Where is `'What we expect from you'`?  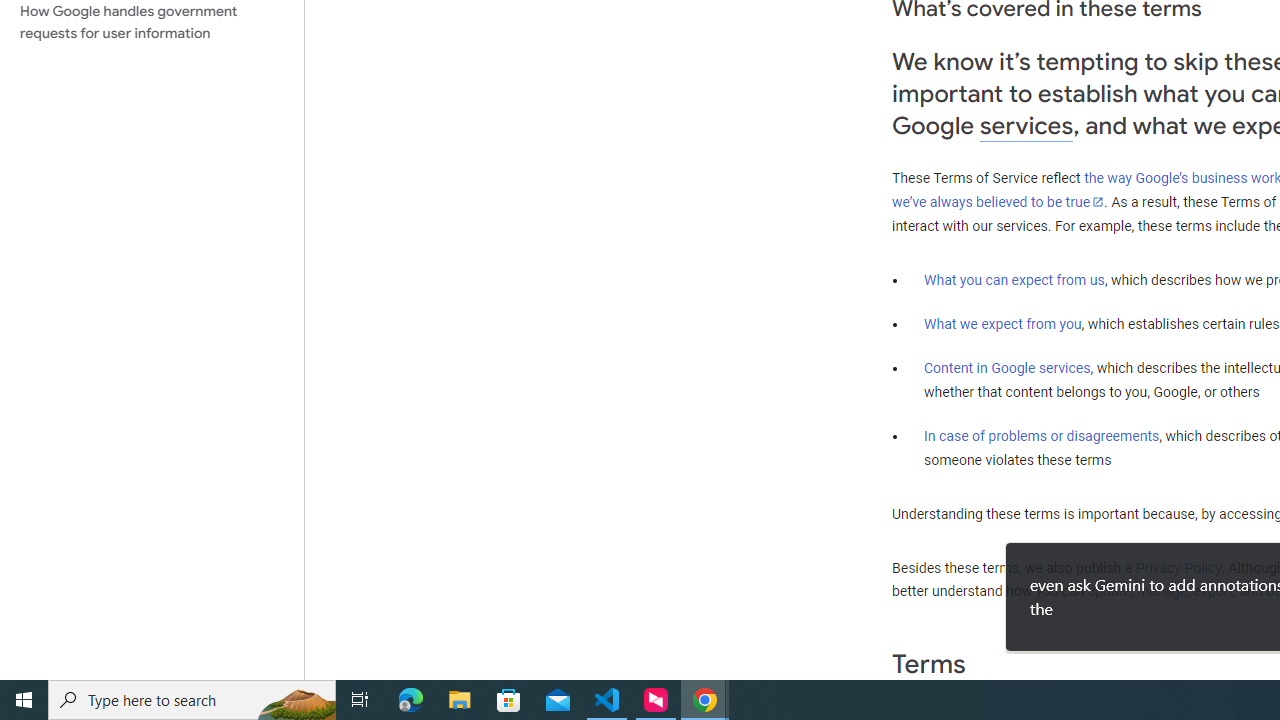 'What we expect from you' is located at coordinates (1002, 323).